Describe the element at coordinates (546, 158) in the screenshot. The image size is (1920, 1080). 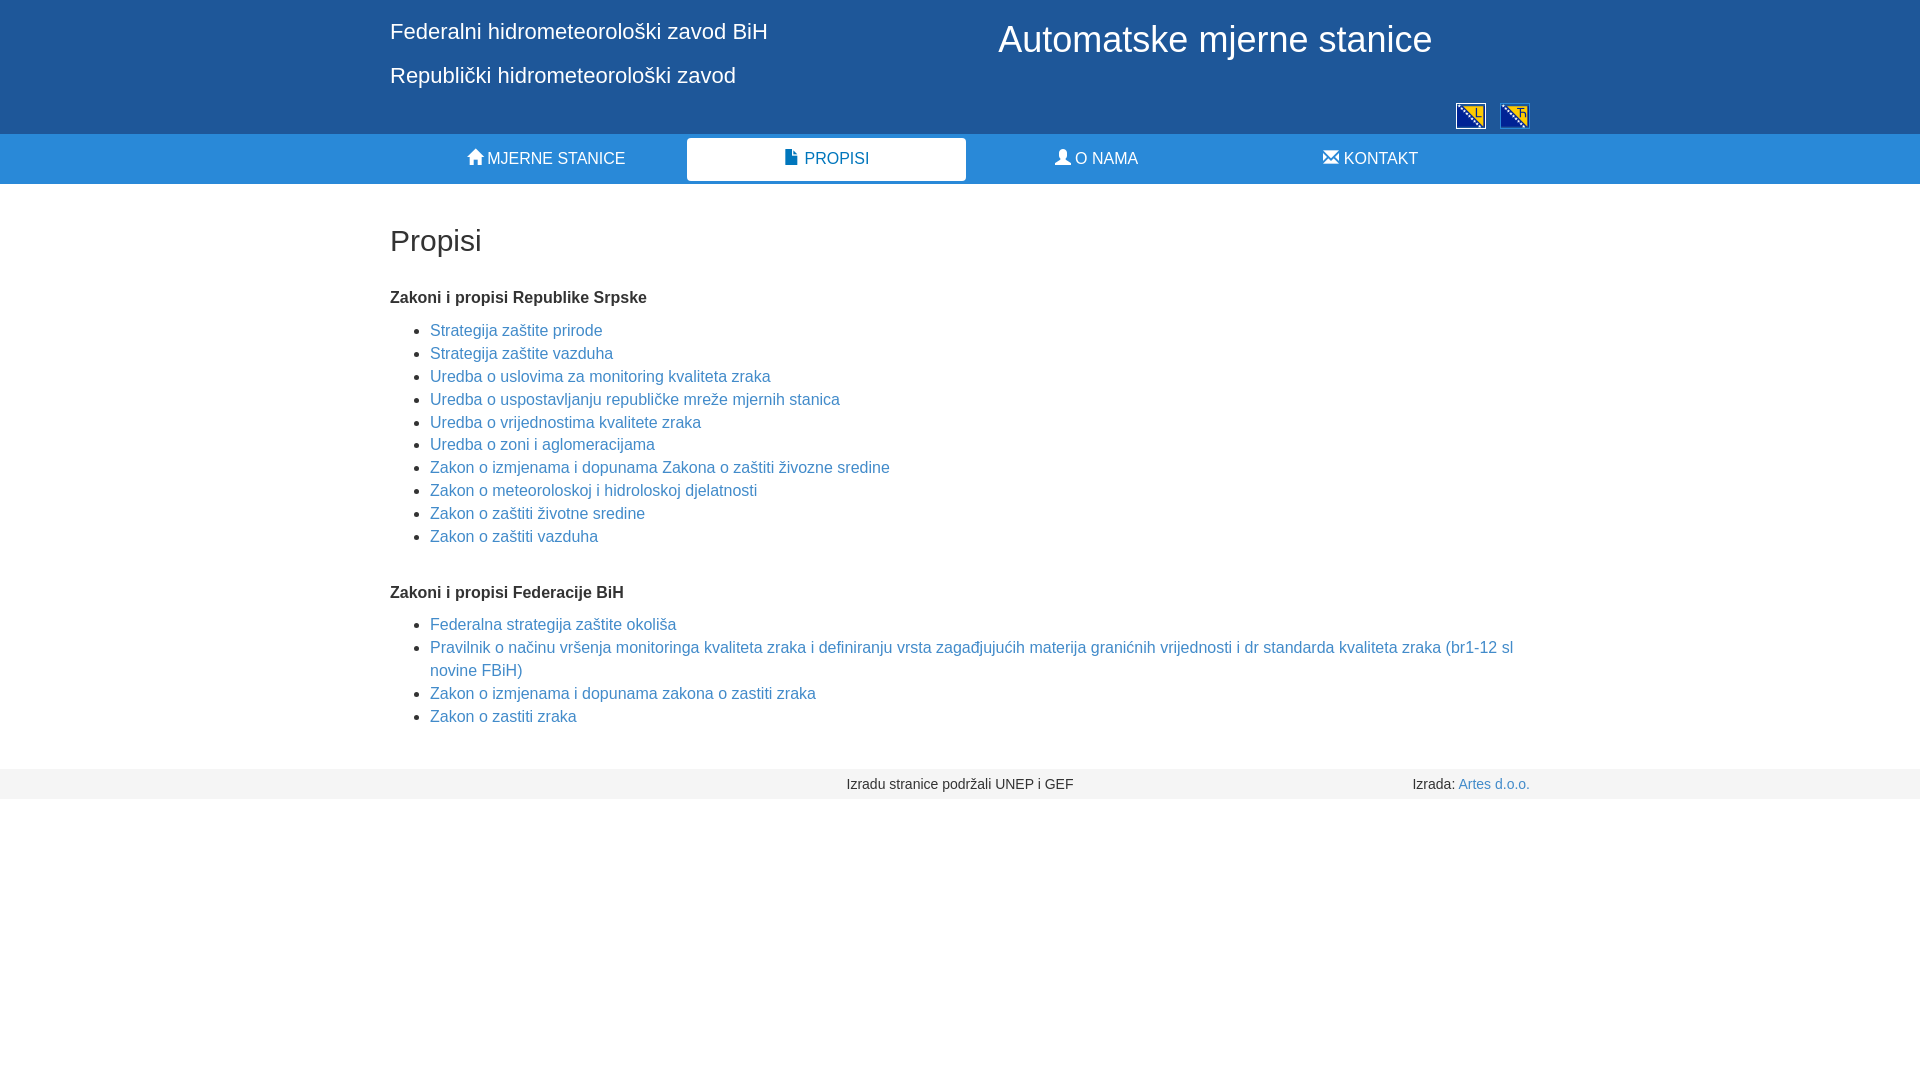
I see `'MJERNE STANICE'` at that location.